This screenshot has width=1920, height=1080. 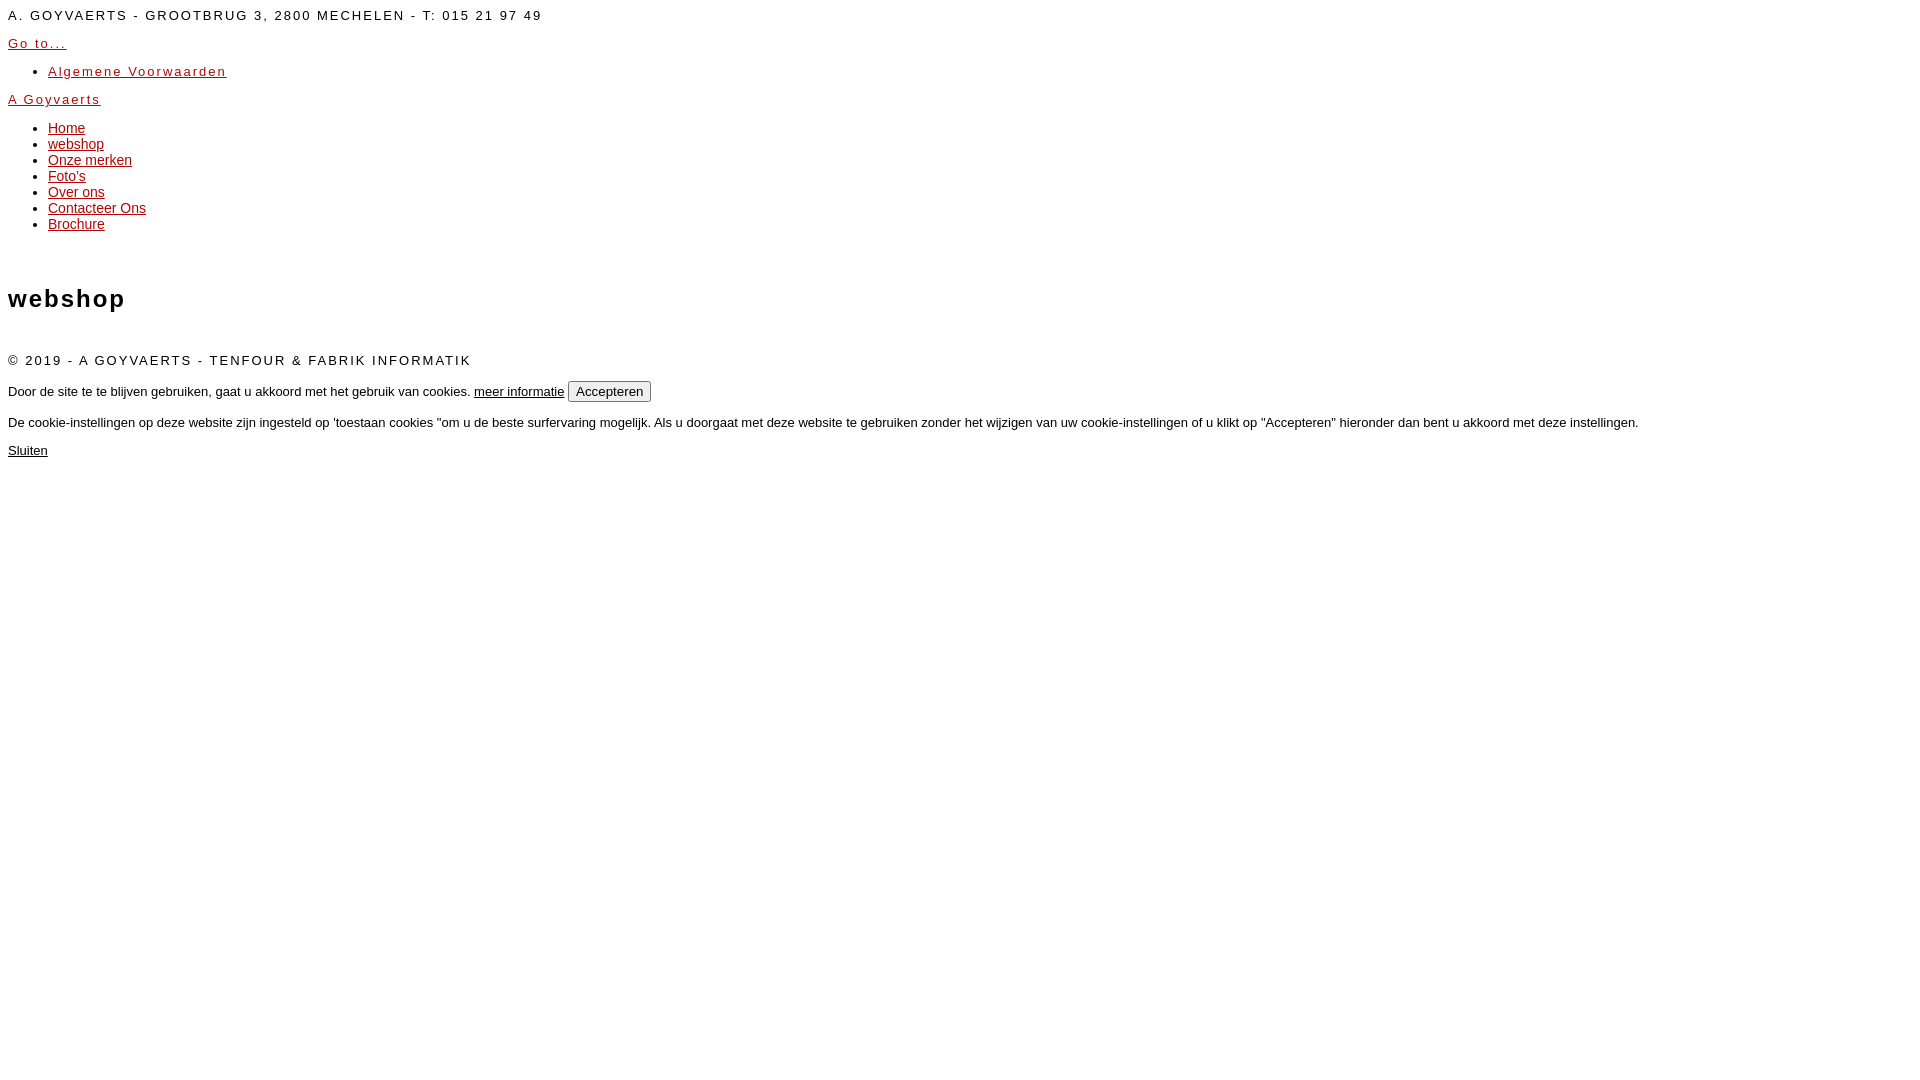 What do you see at coordinates (89, 158) in the screenshot?
I see `'Onze merken'` at bounding box center [89, 158].